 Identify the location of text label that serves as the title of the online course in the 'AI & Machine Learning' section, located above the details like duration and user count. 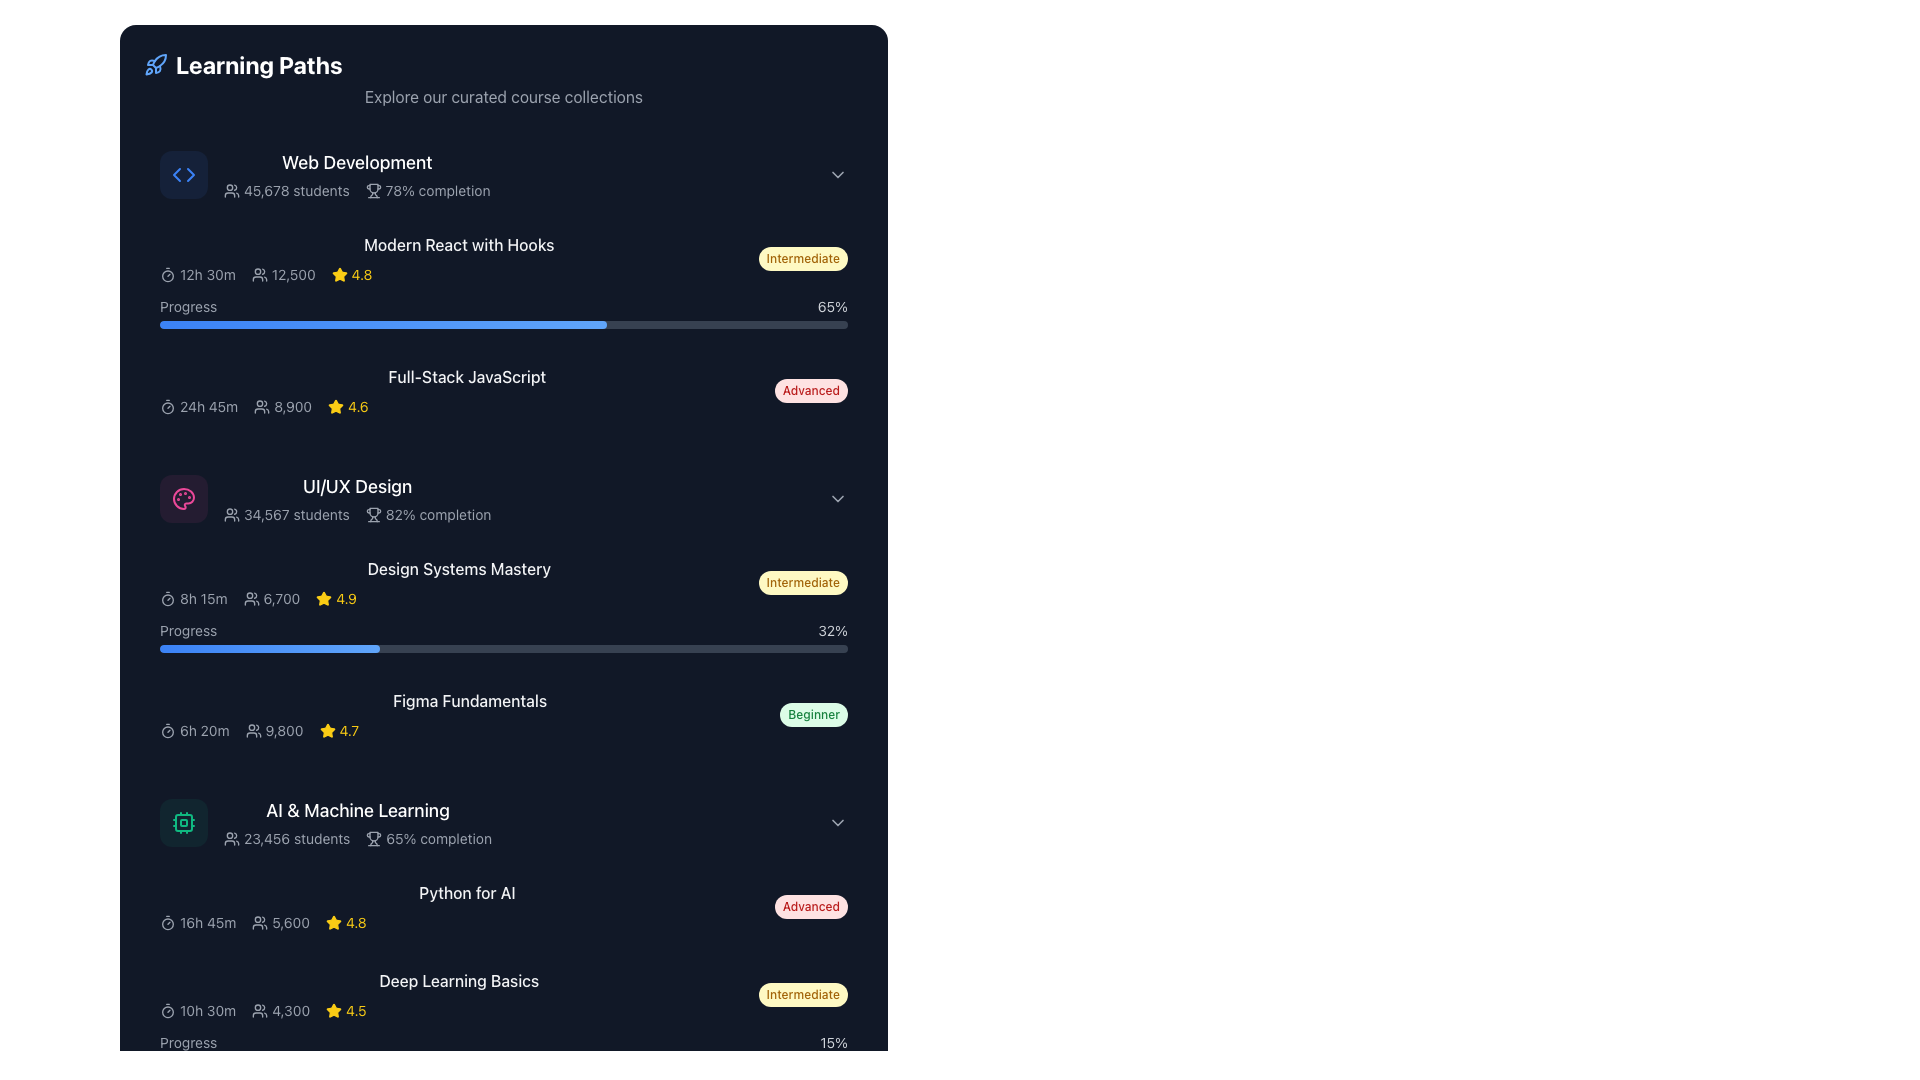
(466, 906).